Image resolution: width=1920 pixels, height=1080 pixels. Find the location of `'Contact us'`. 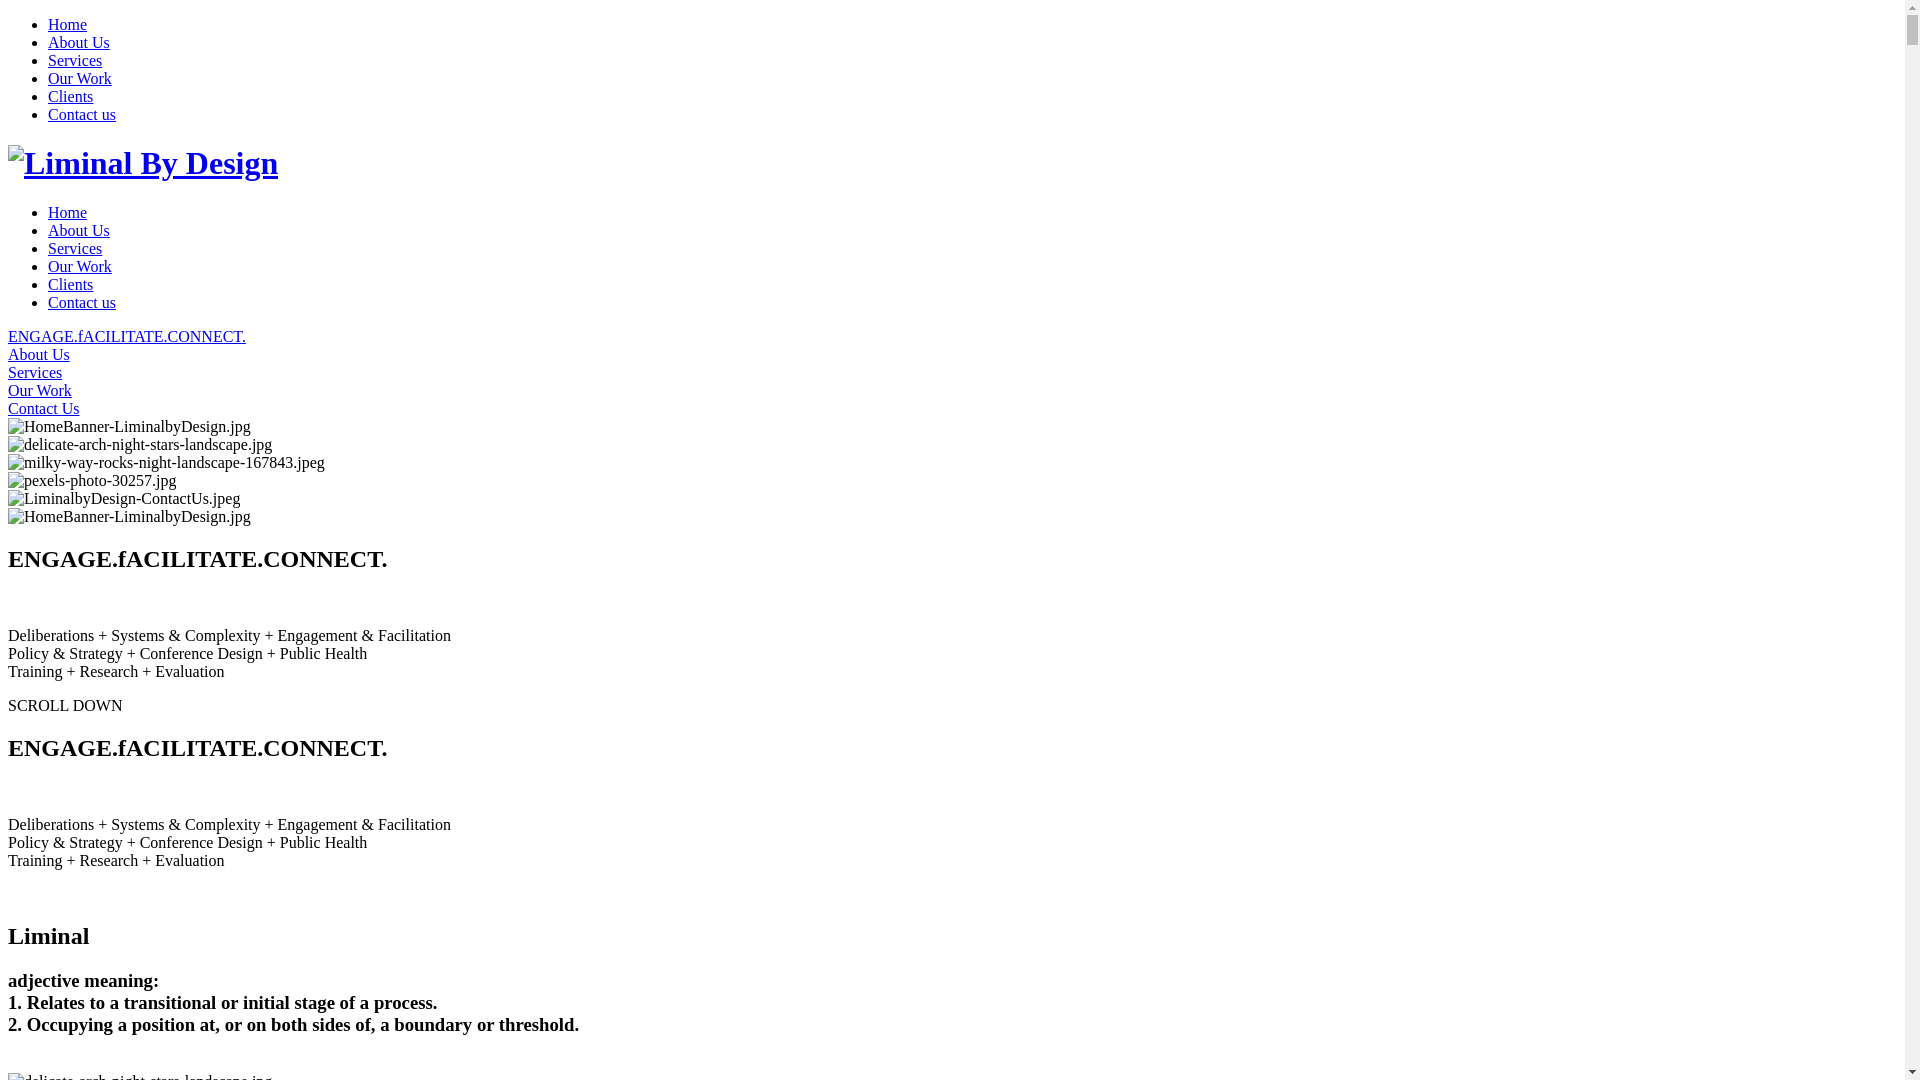

'Contact us' is located at coordinates (80, 302).